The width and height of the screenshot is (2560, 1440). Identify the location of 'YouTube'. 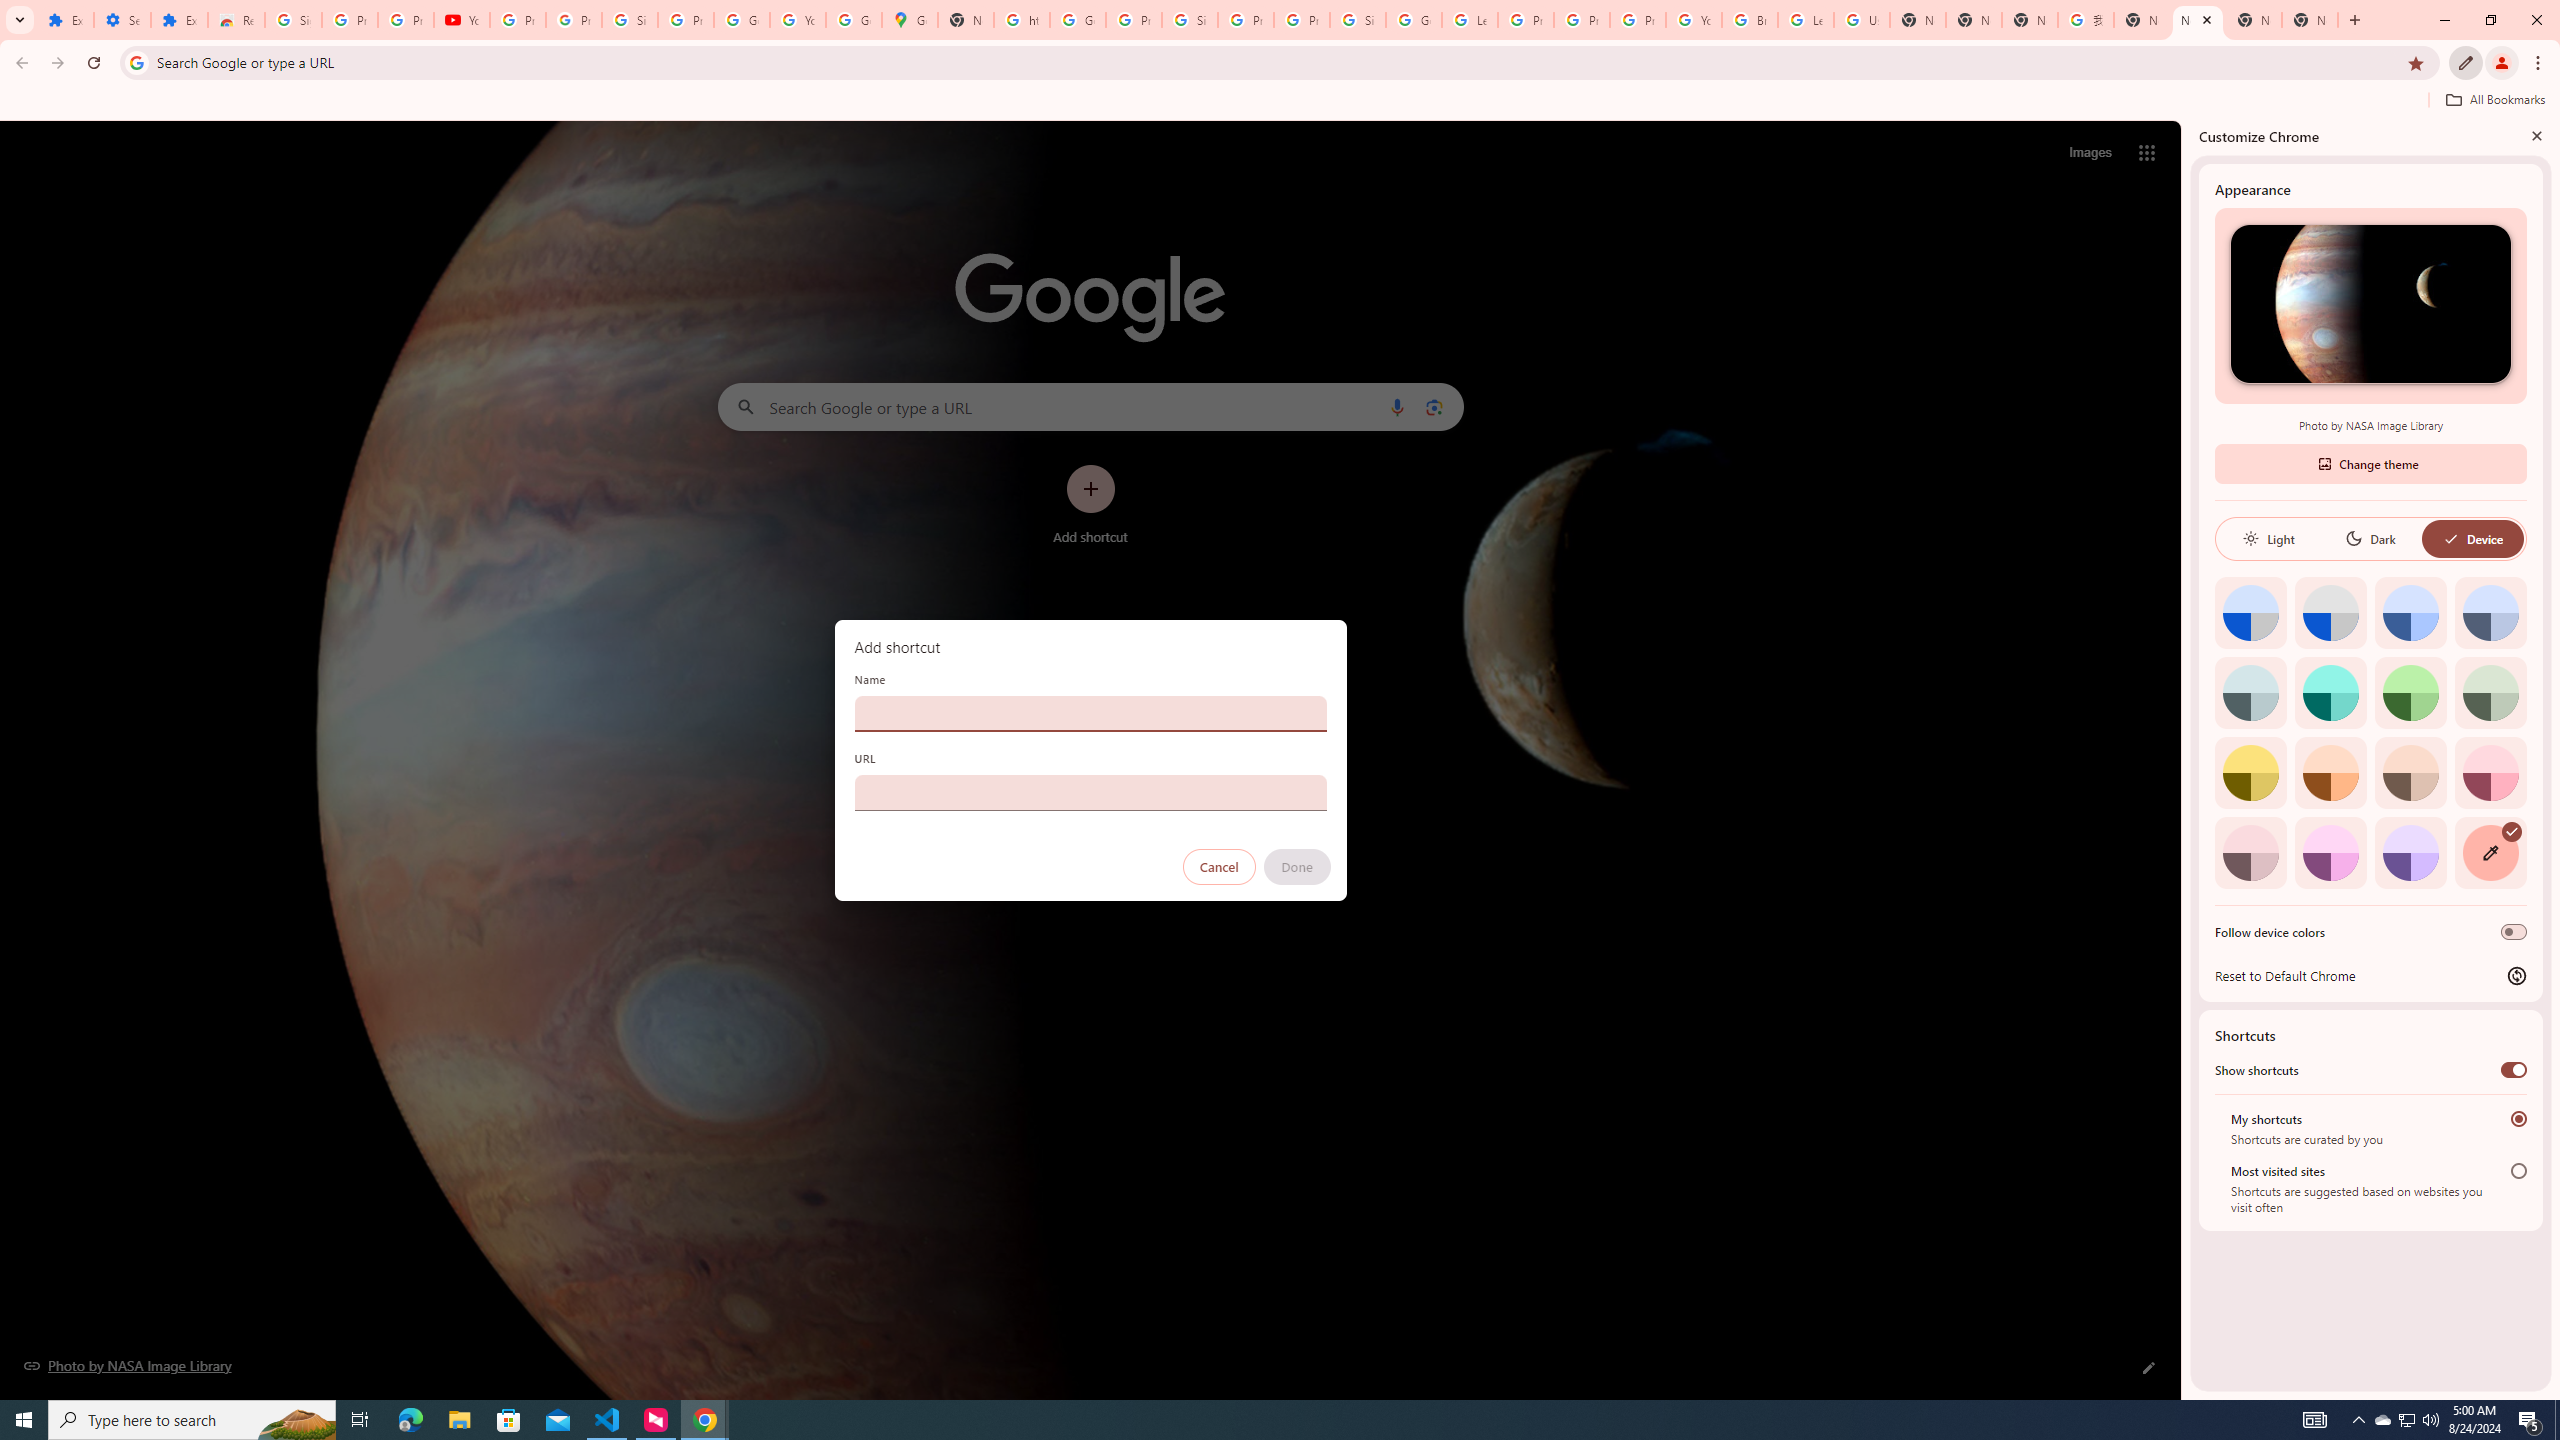
(796, 19).